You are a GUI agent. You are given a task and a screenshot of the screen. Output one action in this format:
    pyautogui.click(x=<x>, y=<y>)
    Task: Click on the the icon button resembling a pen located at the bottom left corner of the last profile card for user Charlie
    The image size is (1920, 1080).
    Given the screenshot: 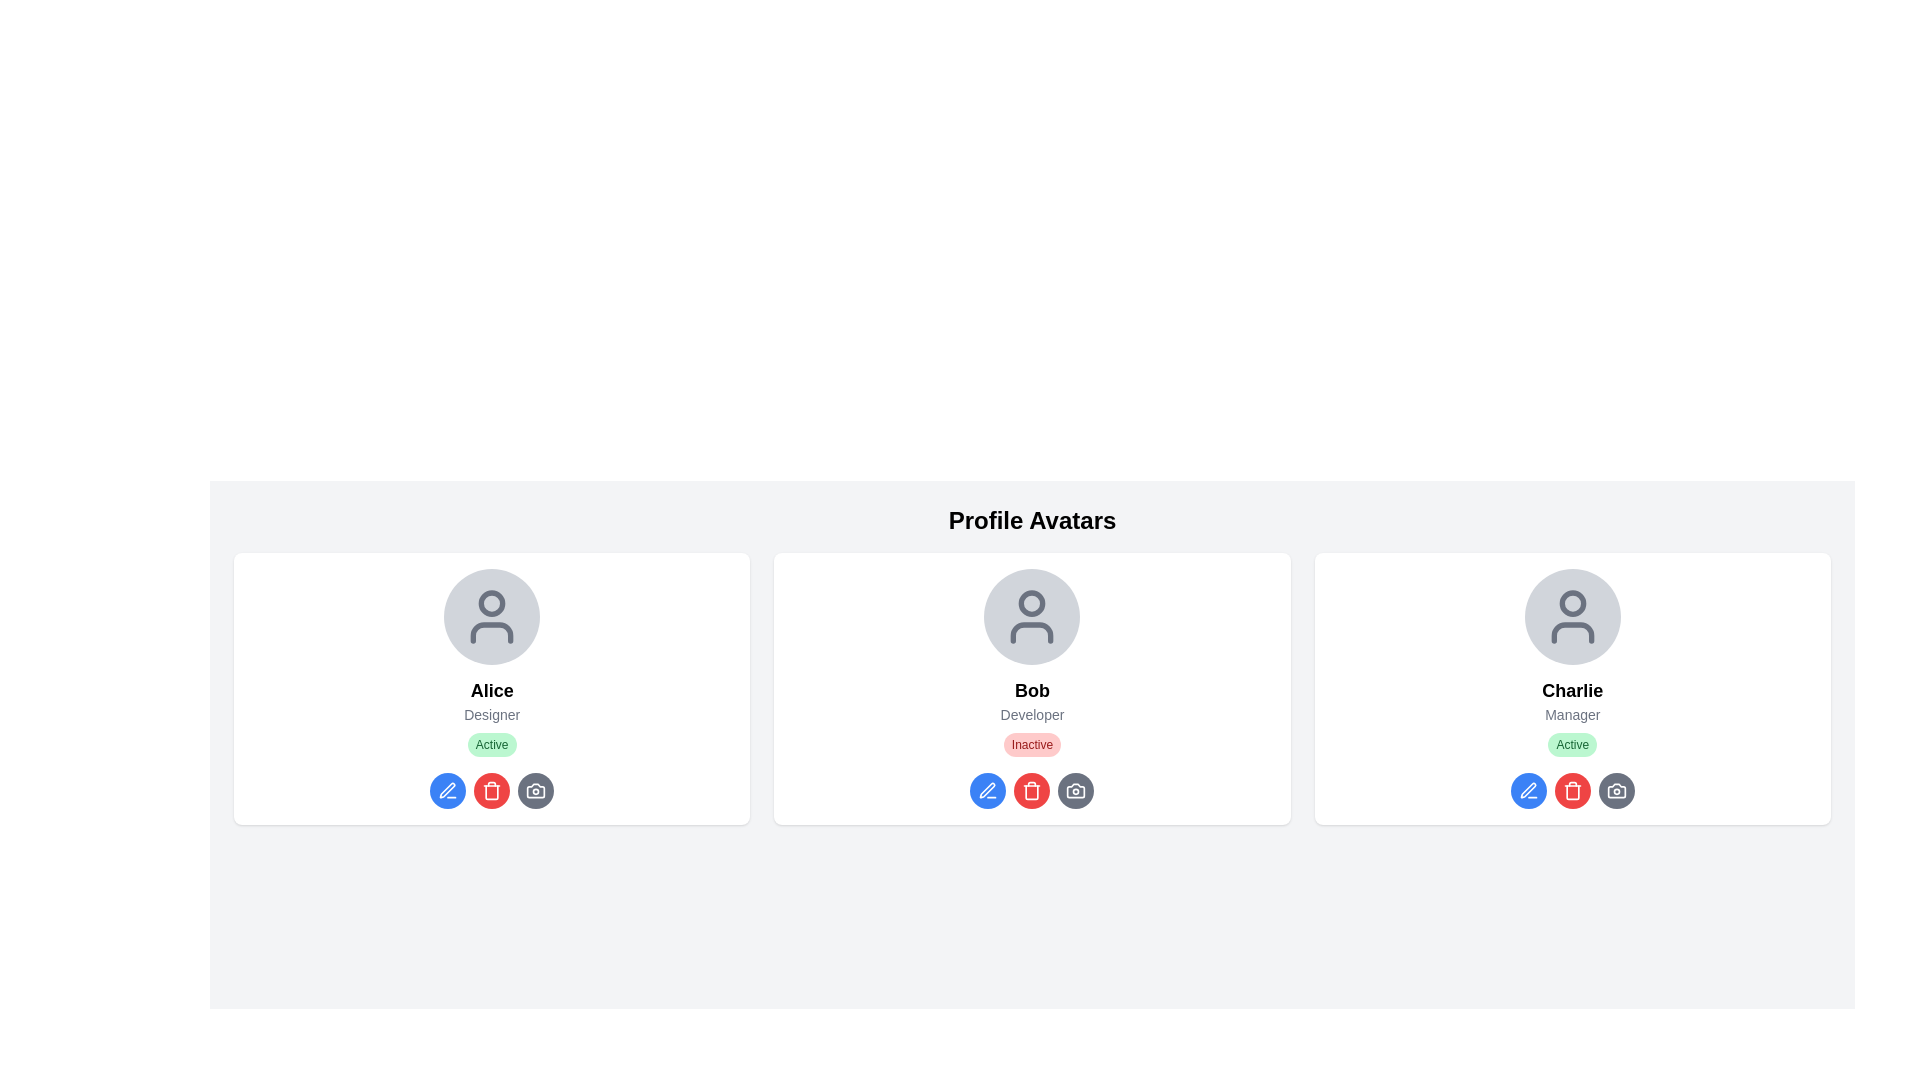 What is the action you would take?
    pyautogui.click(x=1527, y=789)
    